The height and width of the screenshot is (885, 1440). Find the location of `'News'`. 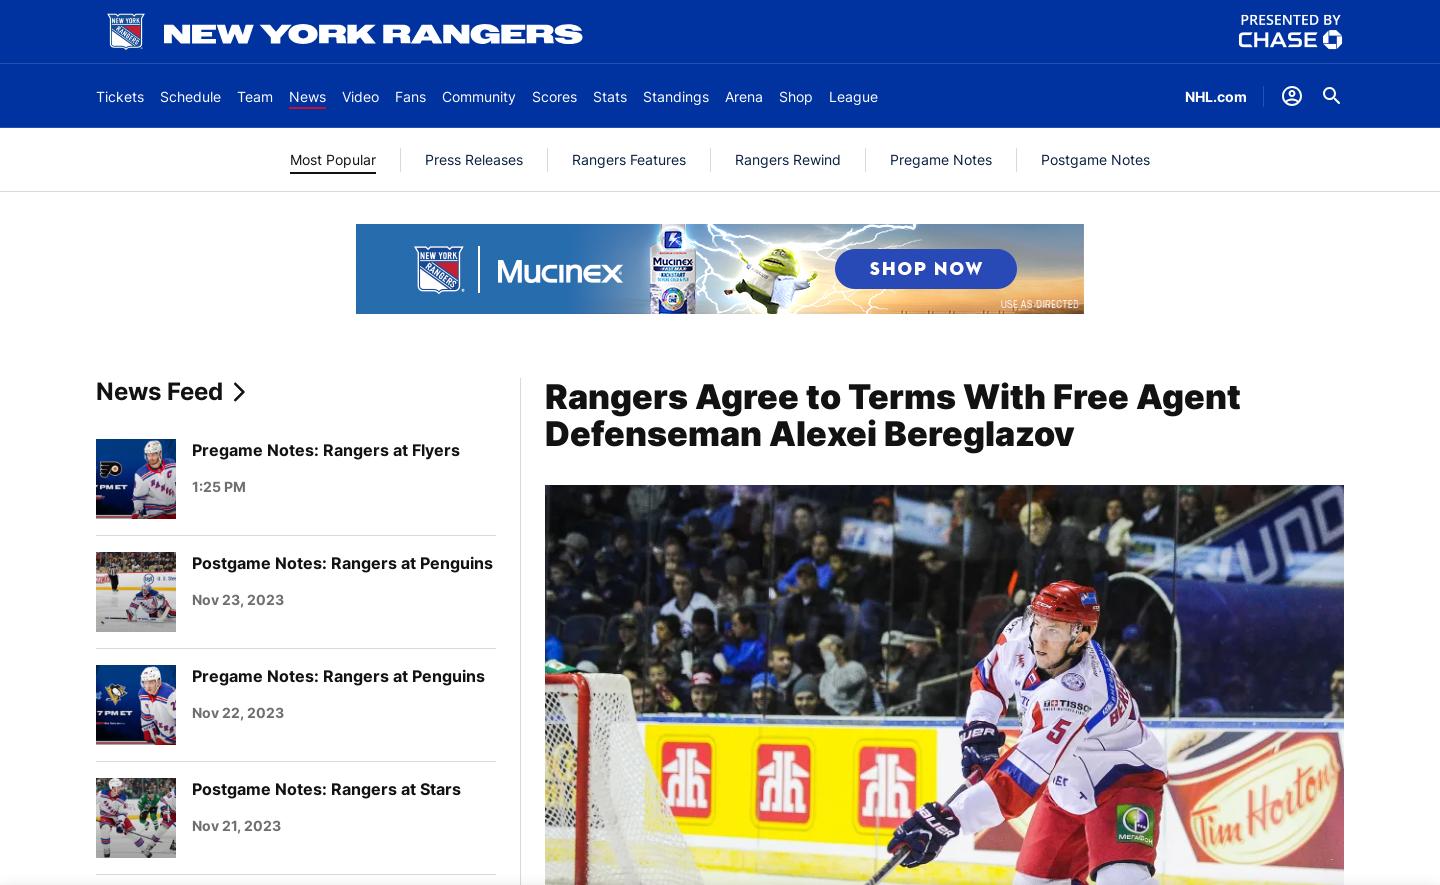

'News' is located at coordinates (307, 95).